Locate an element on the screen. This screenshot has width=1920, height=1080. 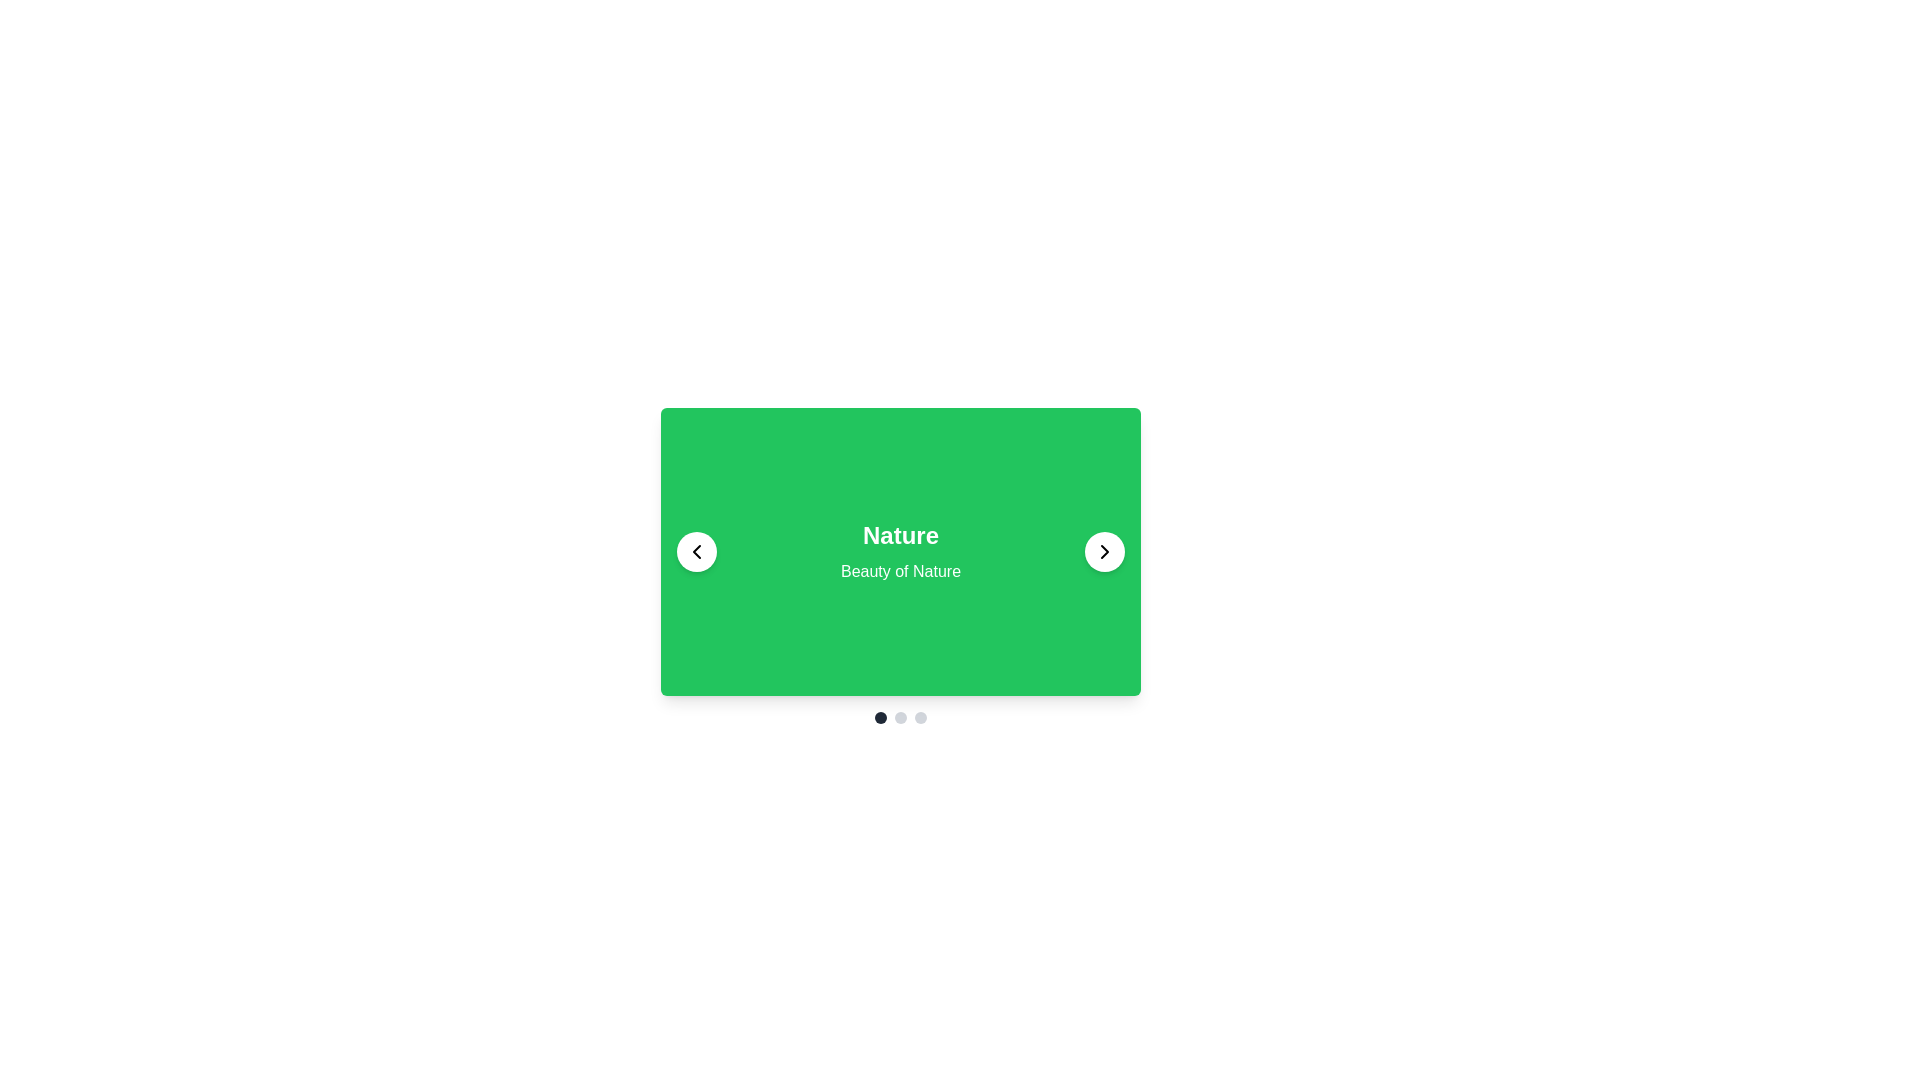
the selected pagination indicator, which is the darker circular indicator in the horizontal arrangement of three circles located at the bottom center below the 'Nature' card is located at coordinates (900, 716).